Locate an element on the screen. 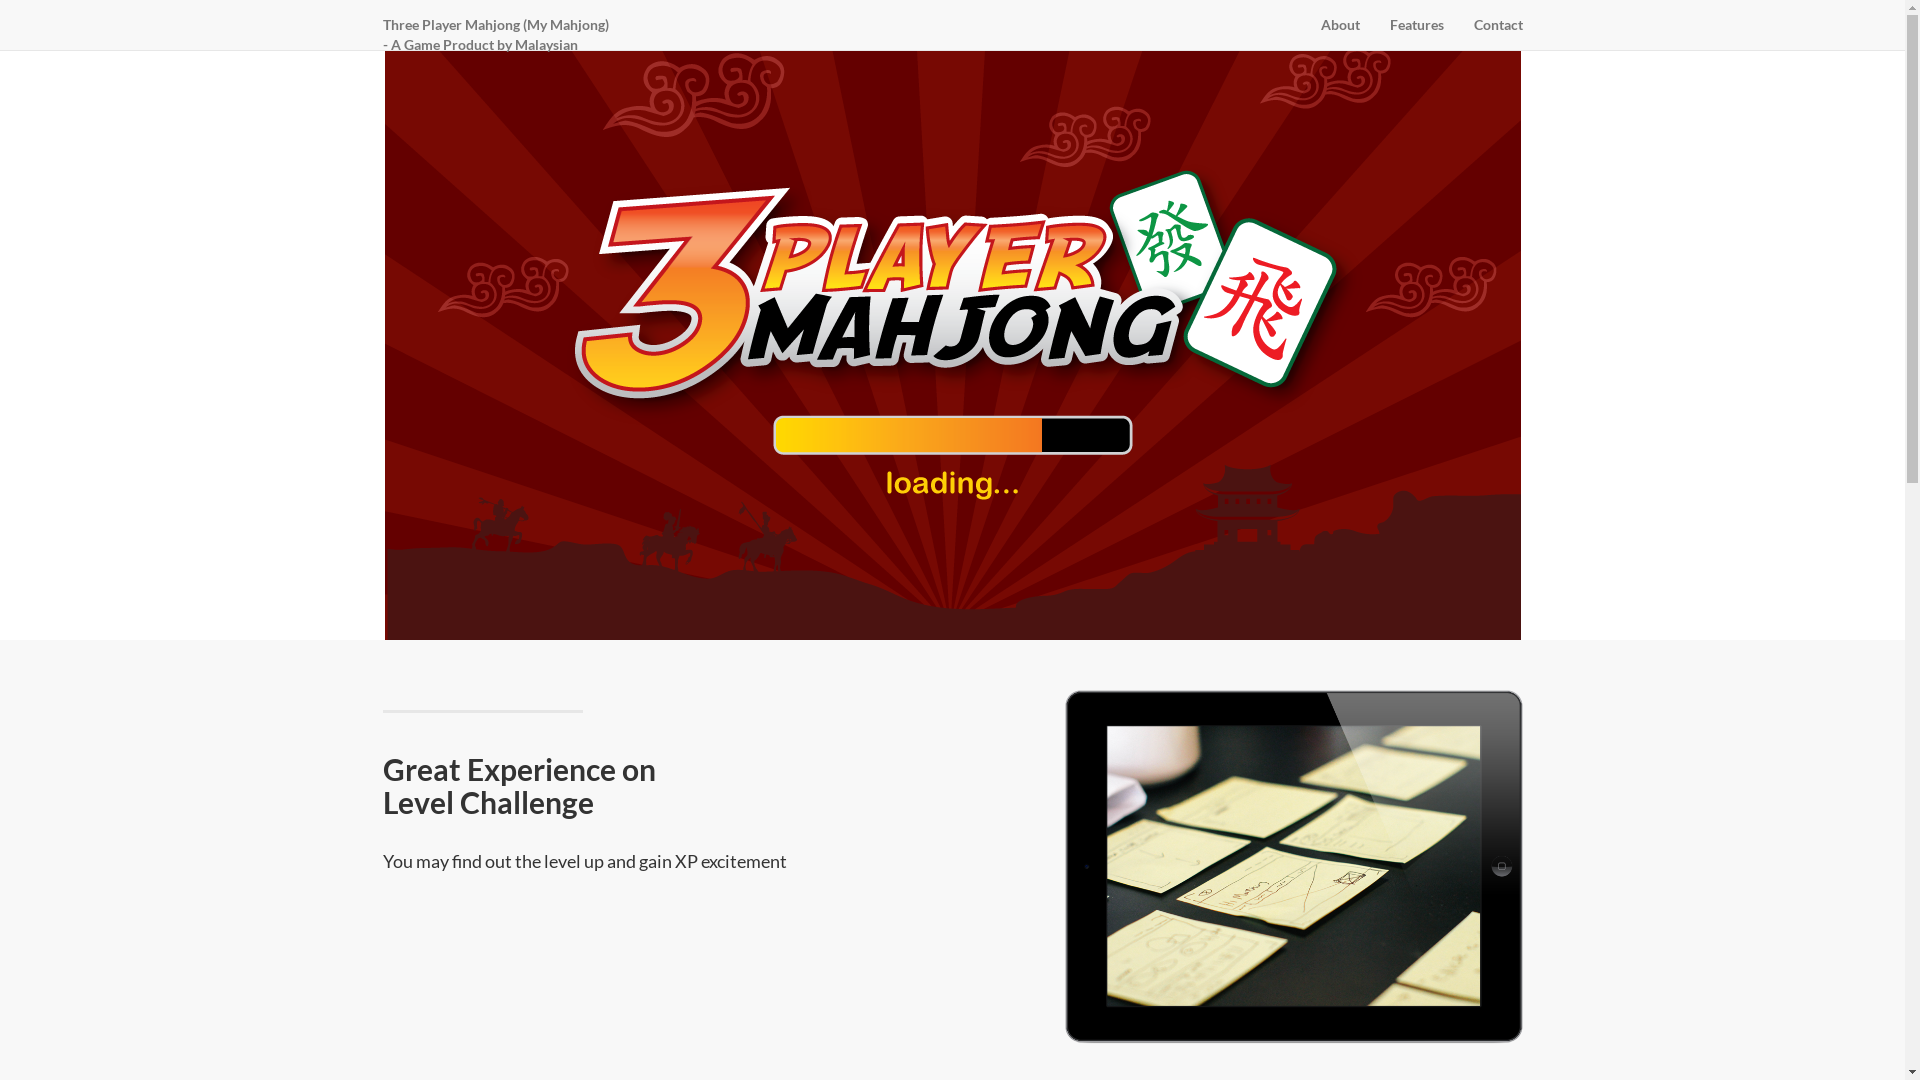 The image size is (1920, 1080). 'Features' is located at coordinates (1415, 24).